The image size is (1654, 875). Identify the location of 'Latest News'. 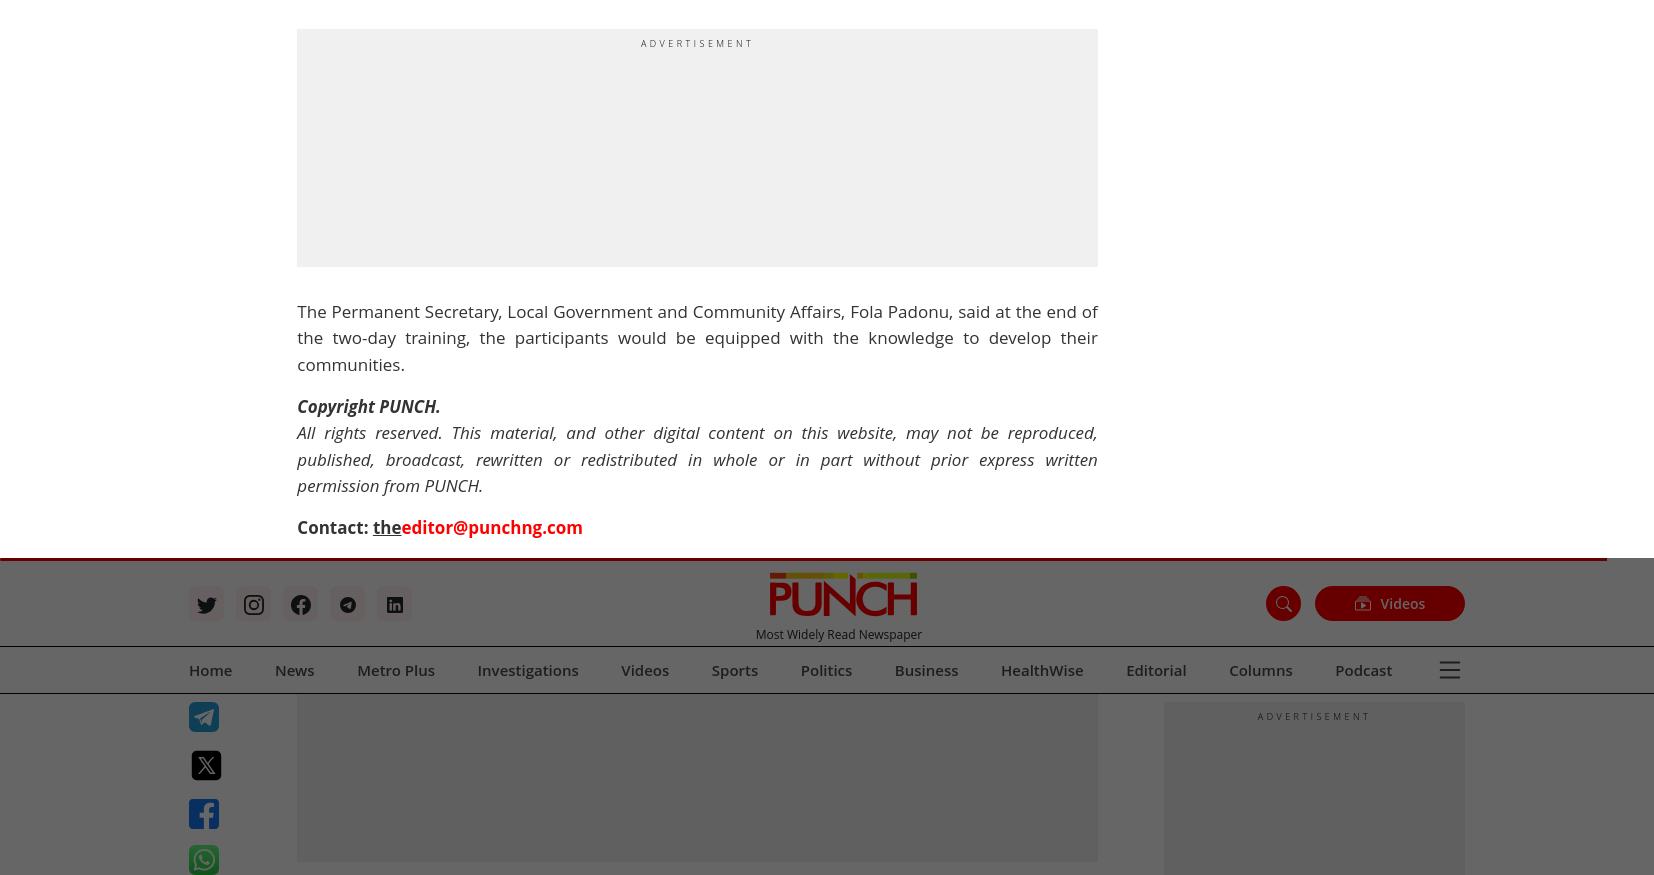
(233, 36).